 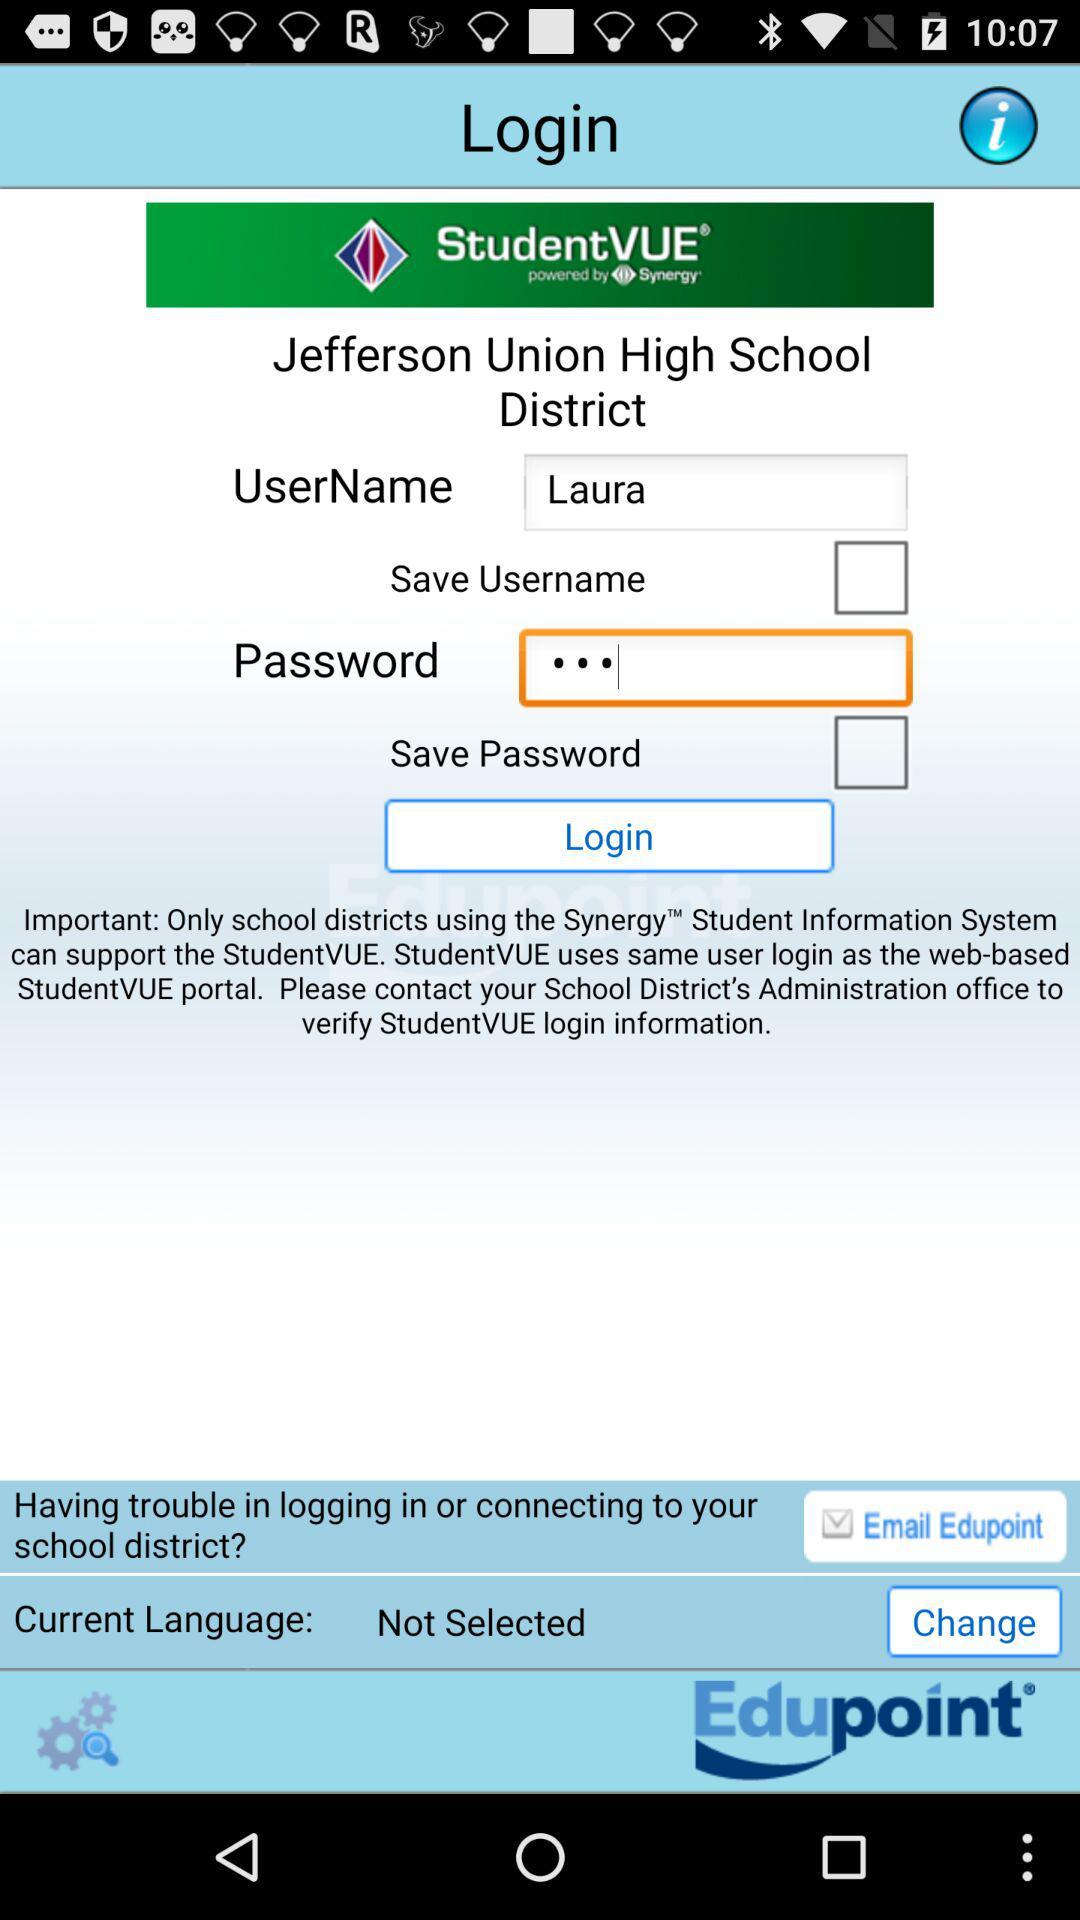 What do you see at coordinates (77, 1730) in the screenshot?
I see `settings` at bounding box center [77, 1730].